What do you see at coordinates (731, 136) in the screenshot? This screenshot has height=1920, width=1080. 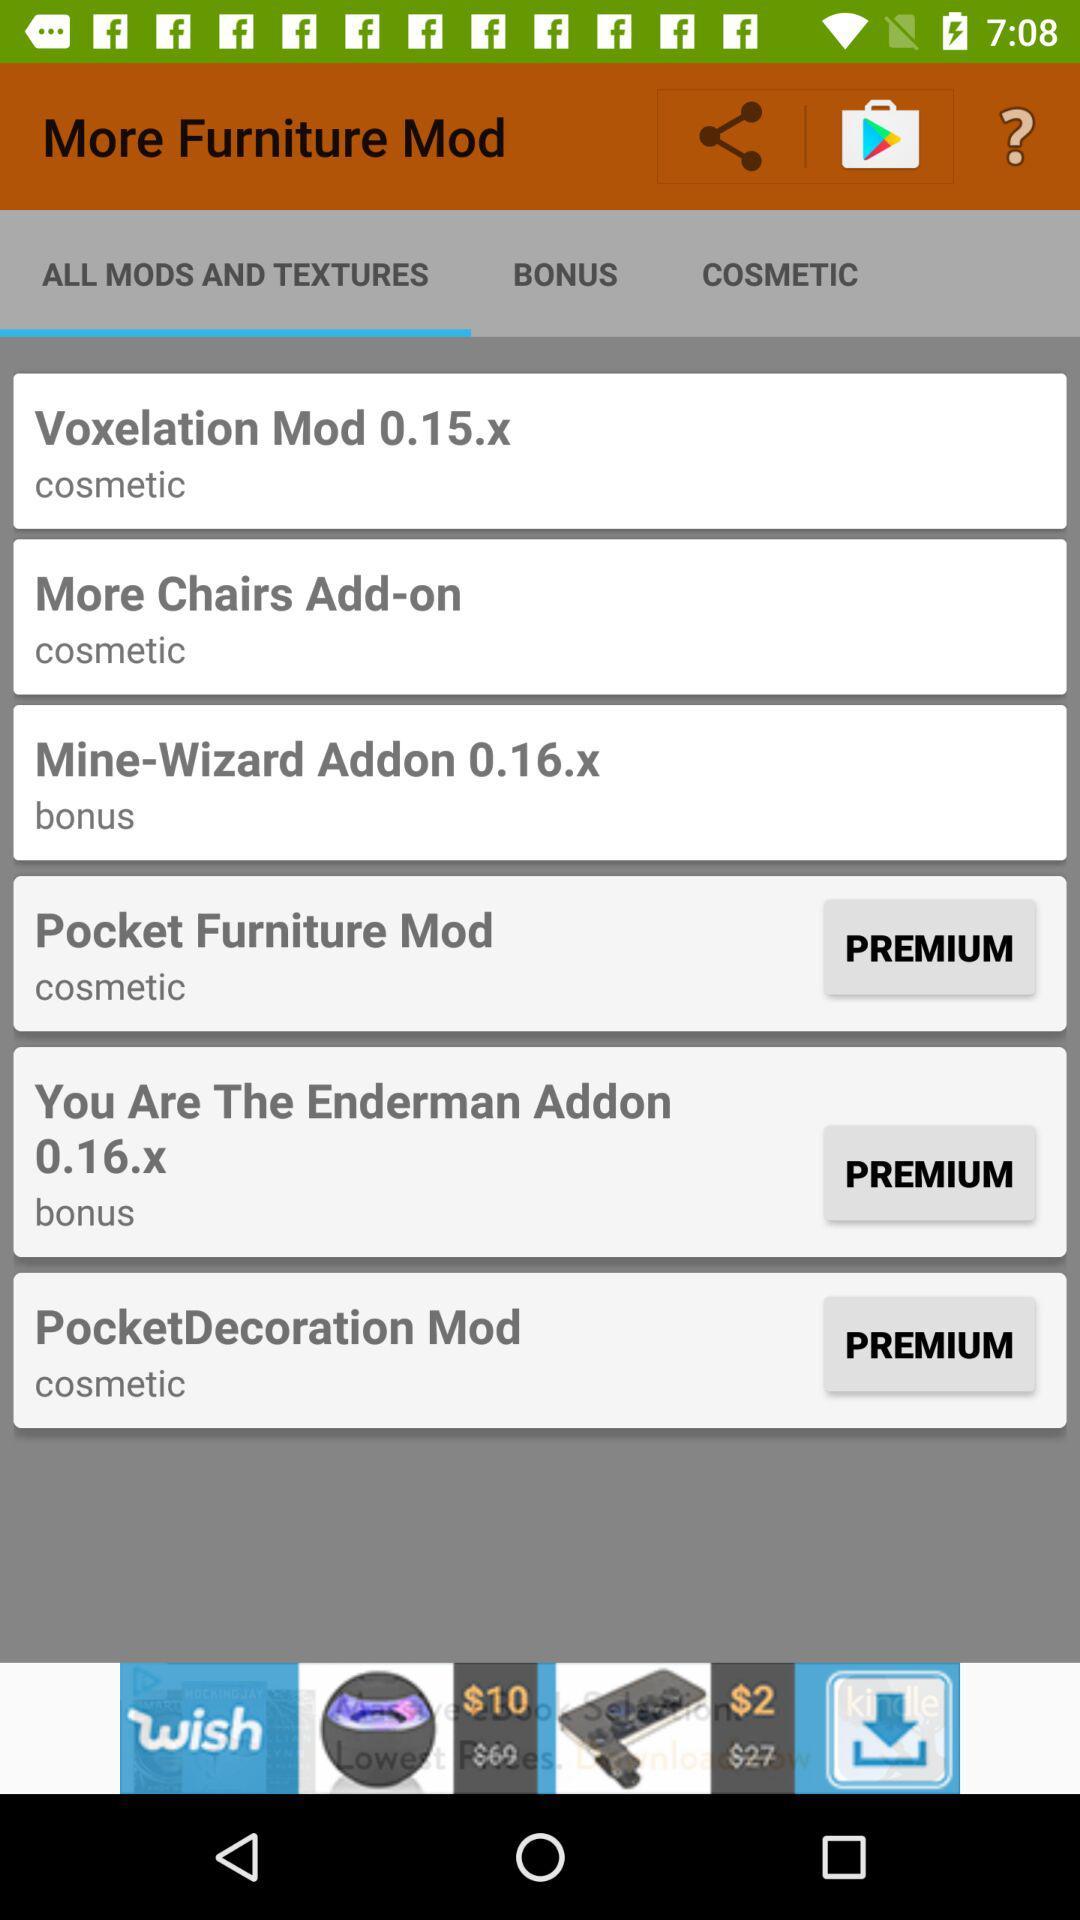 I see `the button which is left to playstore button` at bounding box center [731, 136].